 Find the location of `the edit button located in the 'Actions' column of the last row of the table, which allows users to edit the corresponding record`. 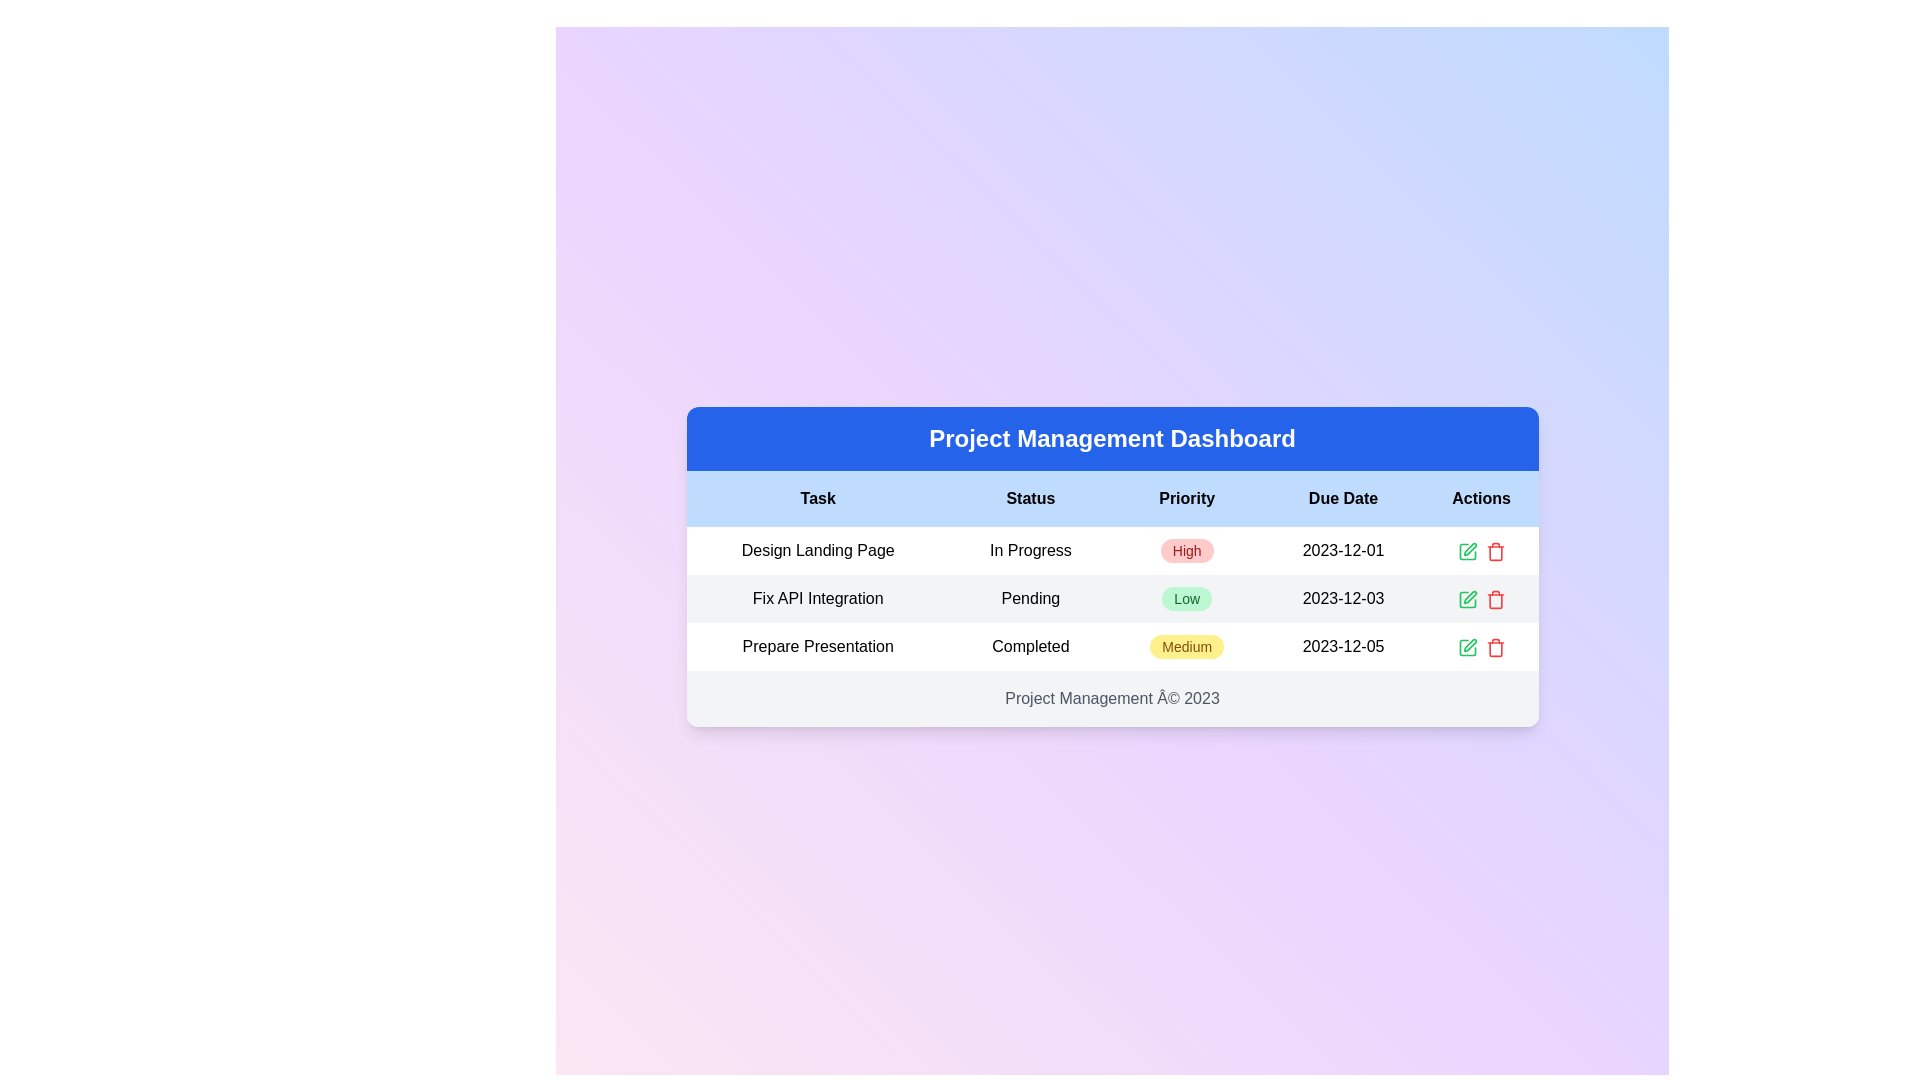

the edit button located in the 'Actions' column of the last row of the table, which allows users to edit the corresponding record is located at coordinates (1467, 647).